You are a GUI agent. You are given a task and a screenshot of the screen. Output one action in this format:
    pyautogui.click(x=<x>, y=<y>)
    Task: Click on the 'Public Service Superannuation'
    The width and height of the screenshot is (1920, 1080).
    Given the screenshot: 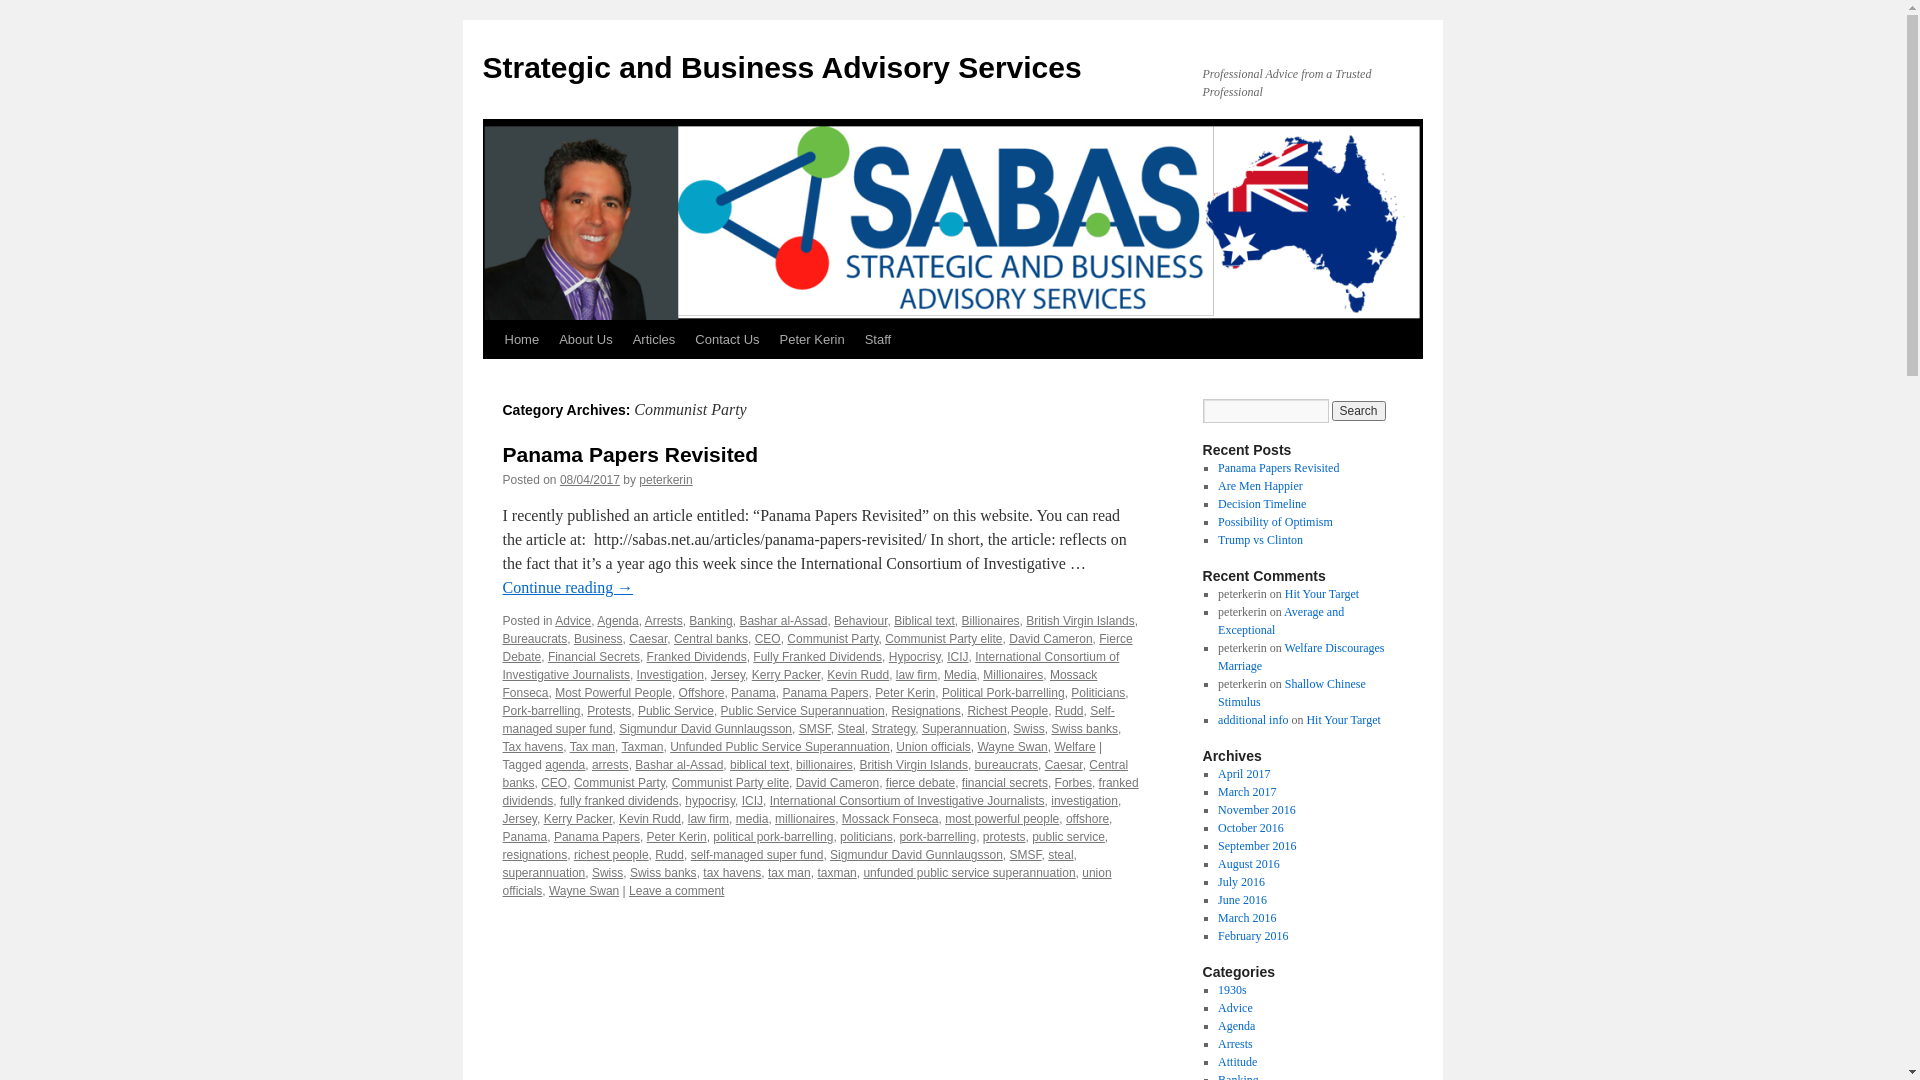 What is the action you would take?
    pyautogui.click(x=802, y=709)
    